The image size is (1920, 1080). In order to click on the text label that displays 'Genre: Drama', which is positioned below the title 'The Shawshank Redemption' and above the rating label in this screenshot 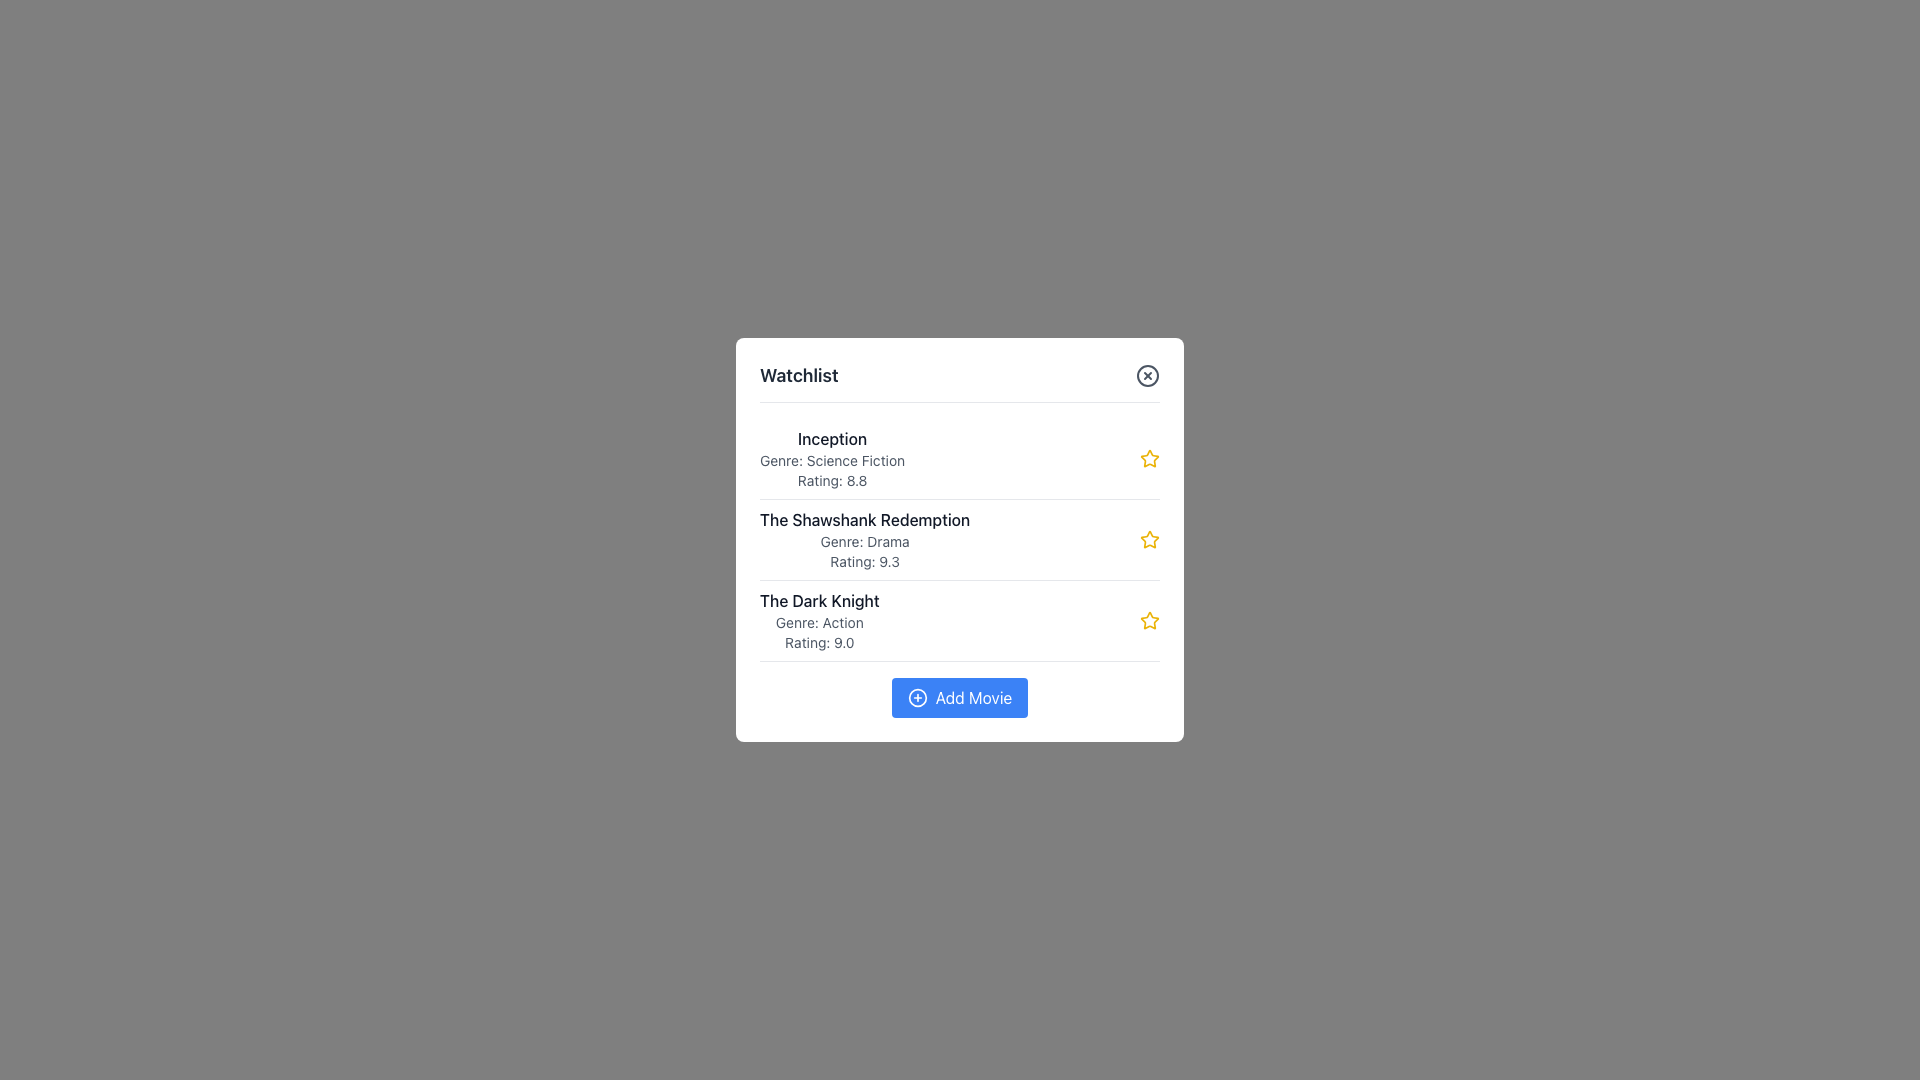, I will do `click(865, 542)`.